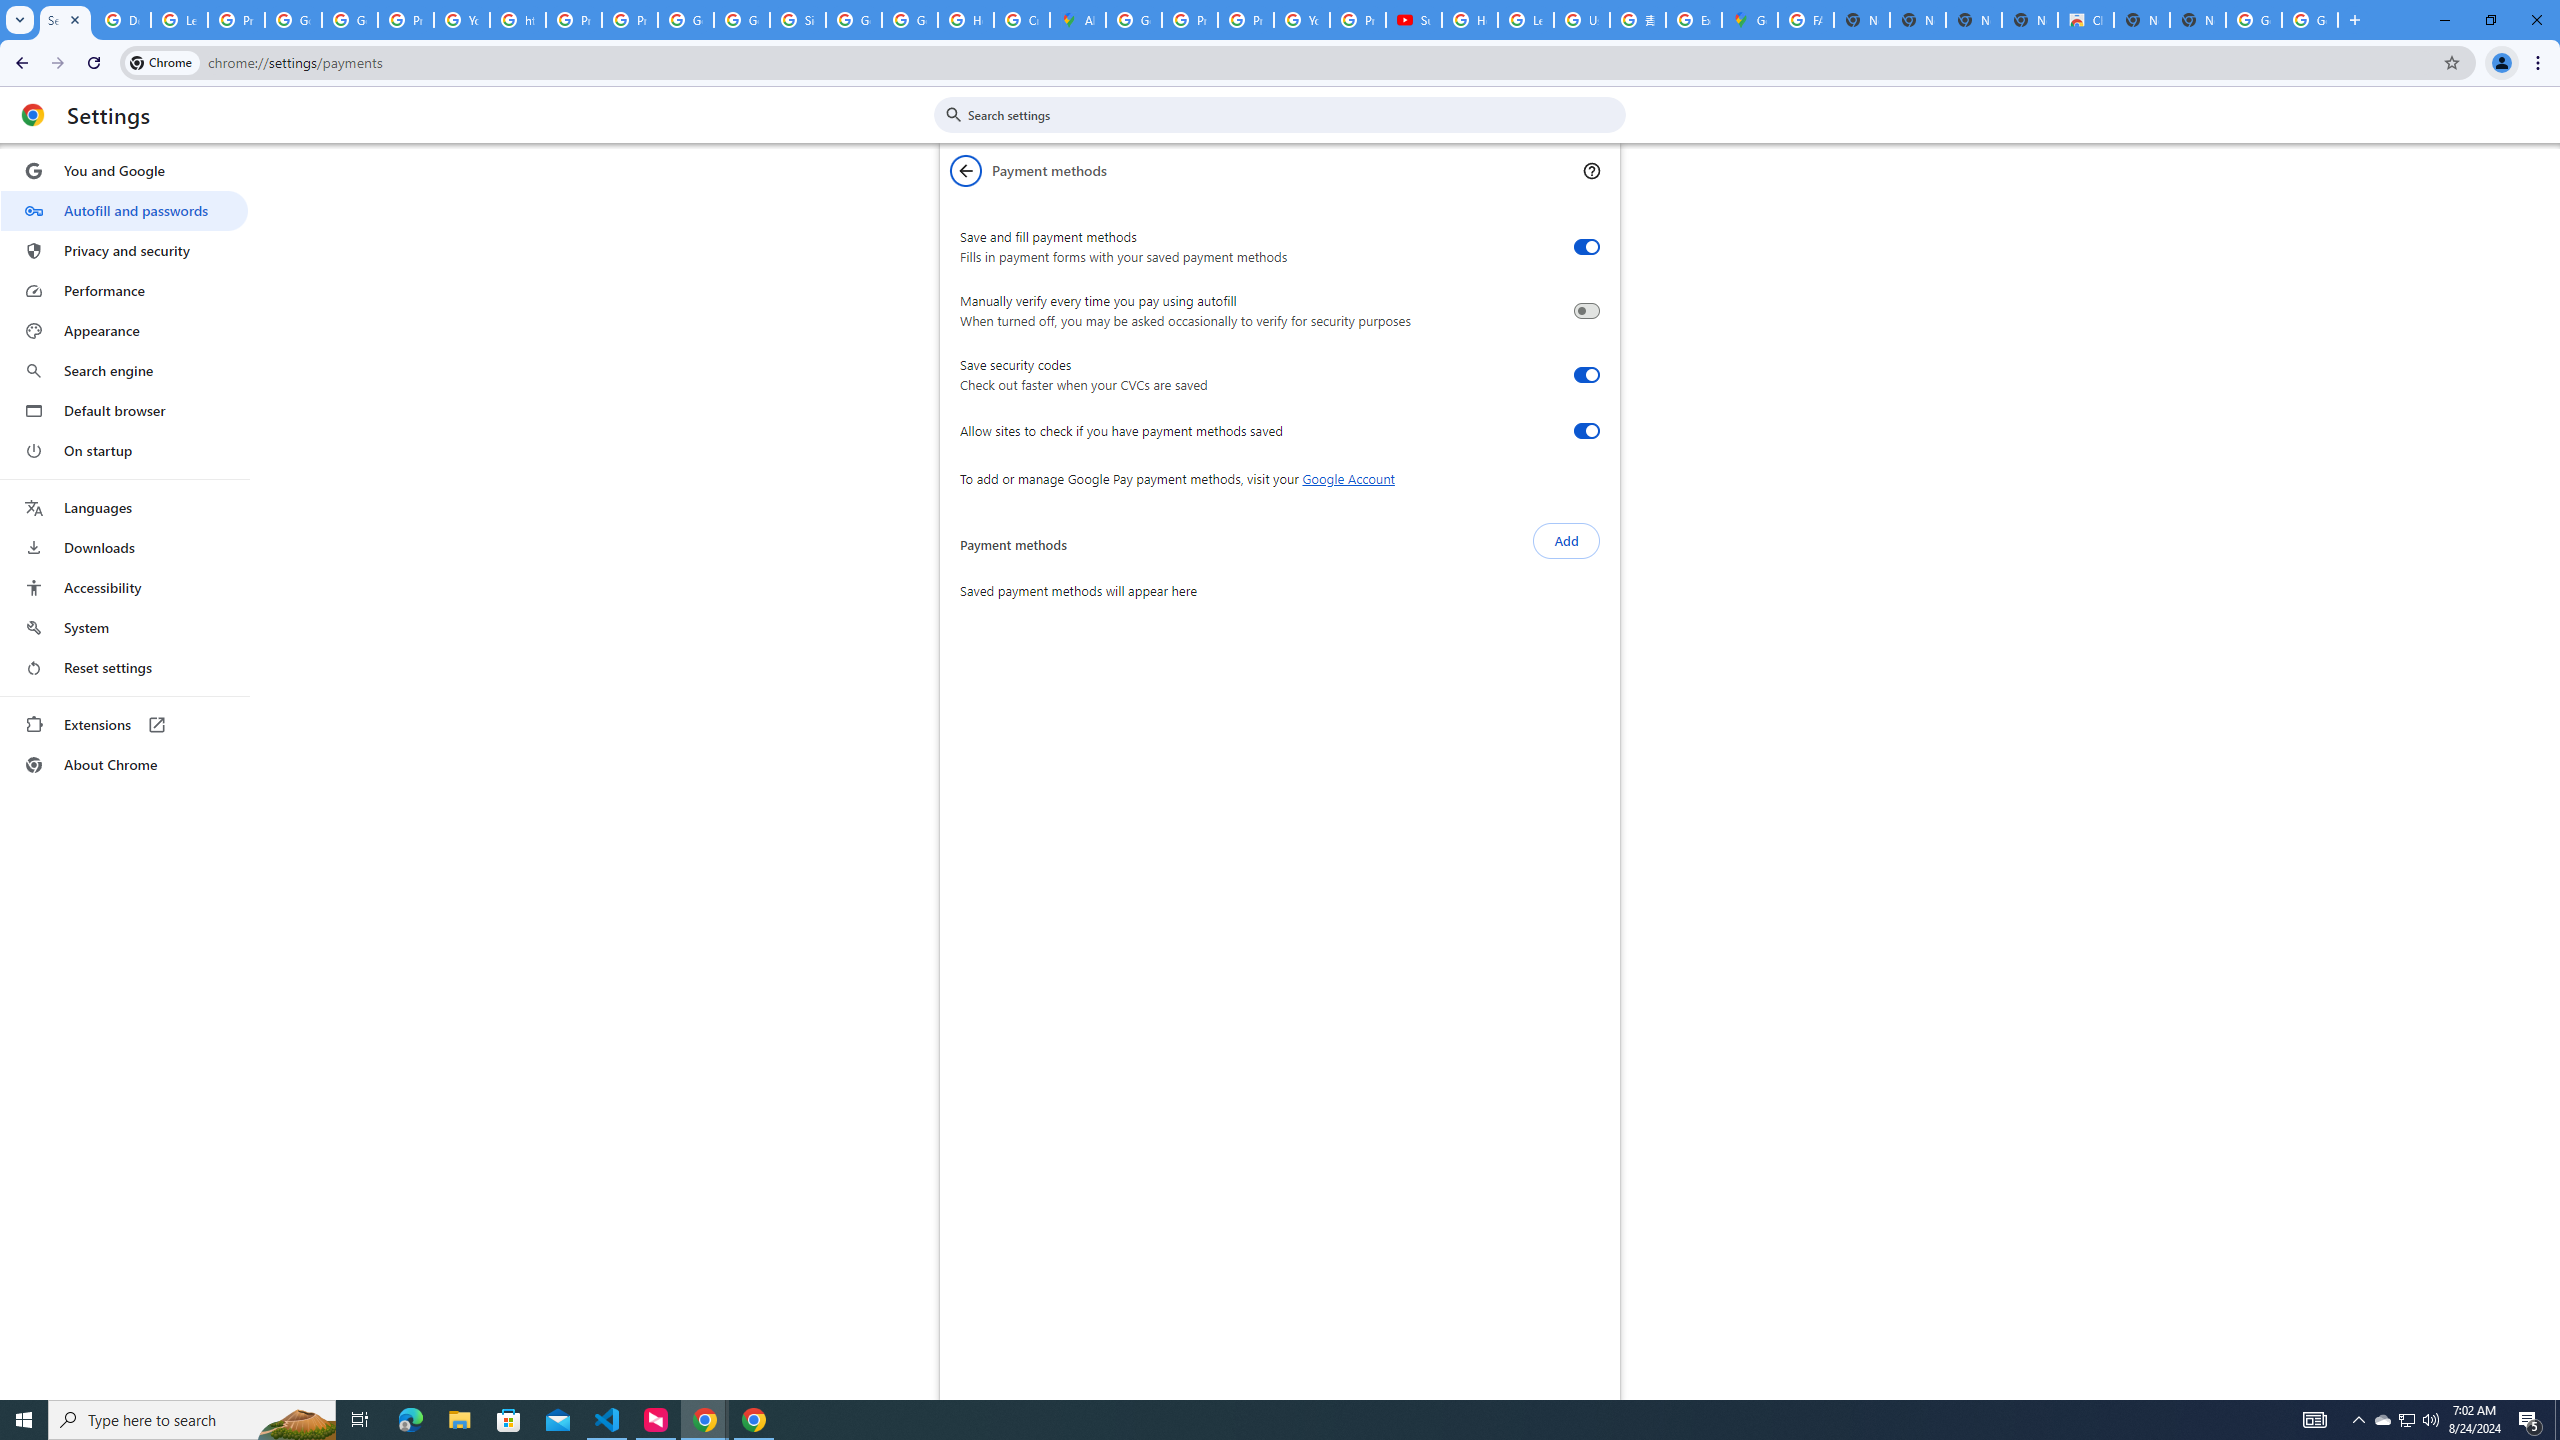 This screenshot has width=2560, height=1440. Describe the element at coordinates (123, 171) in the screenshot. I see `'You and Google'` at that location.